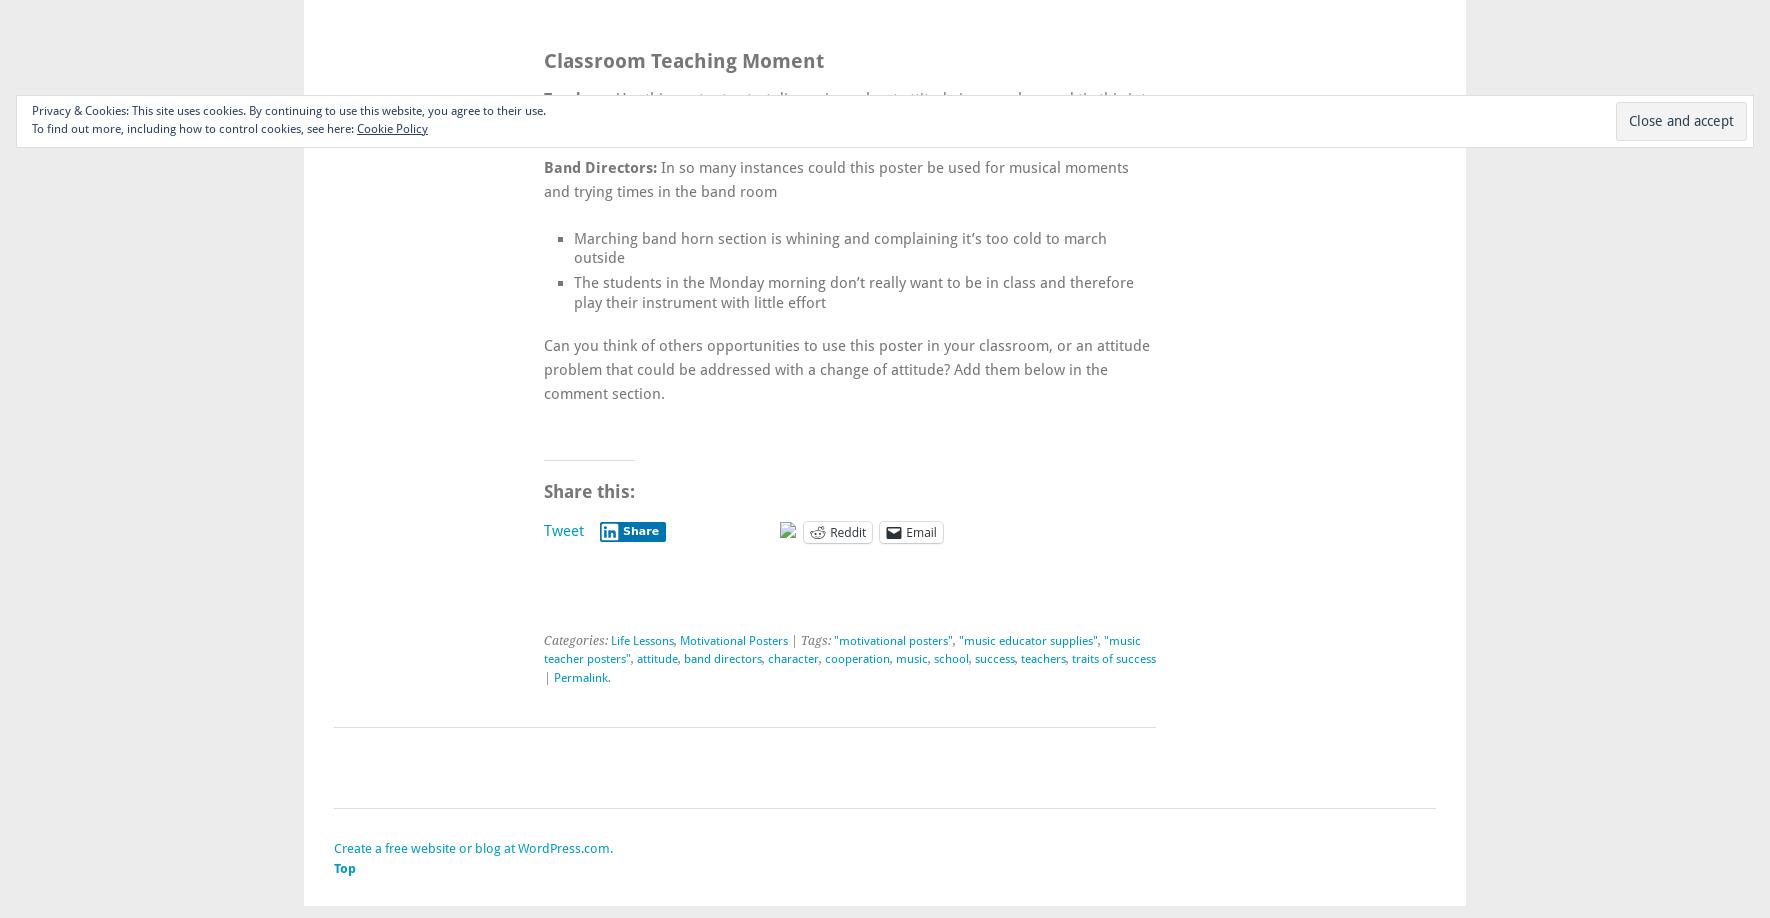 The height and width of the screenshot is (918, 1770). Describe the element at coordinates (891, 641) in the screenshot. I see `'"motivational posters"'` at that location.